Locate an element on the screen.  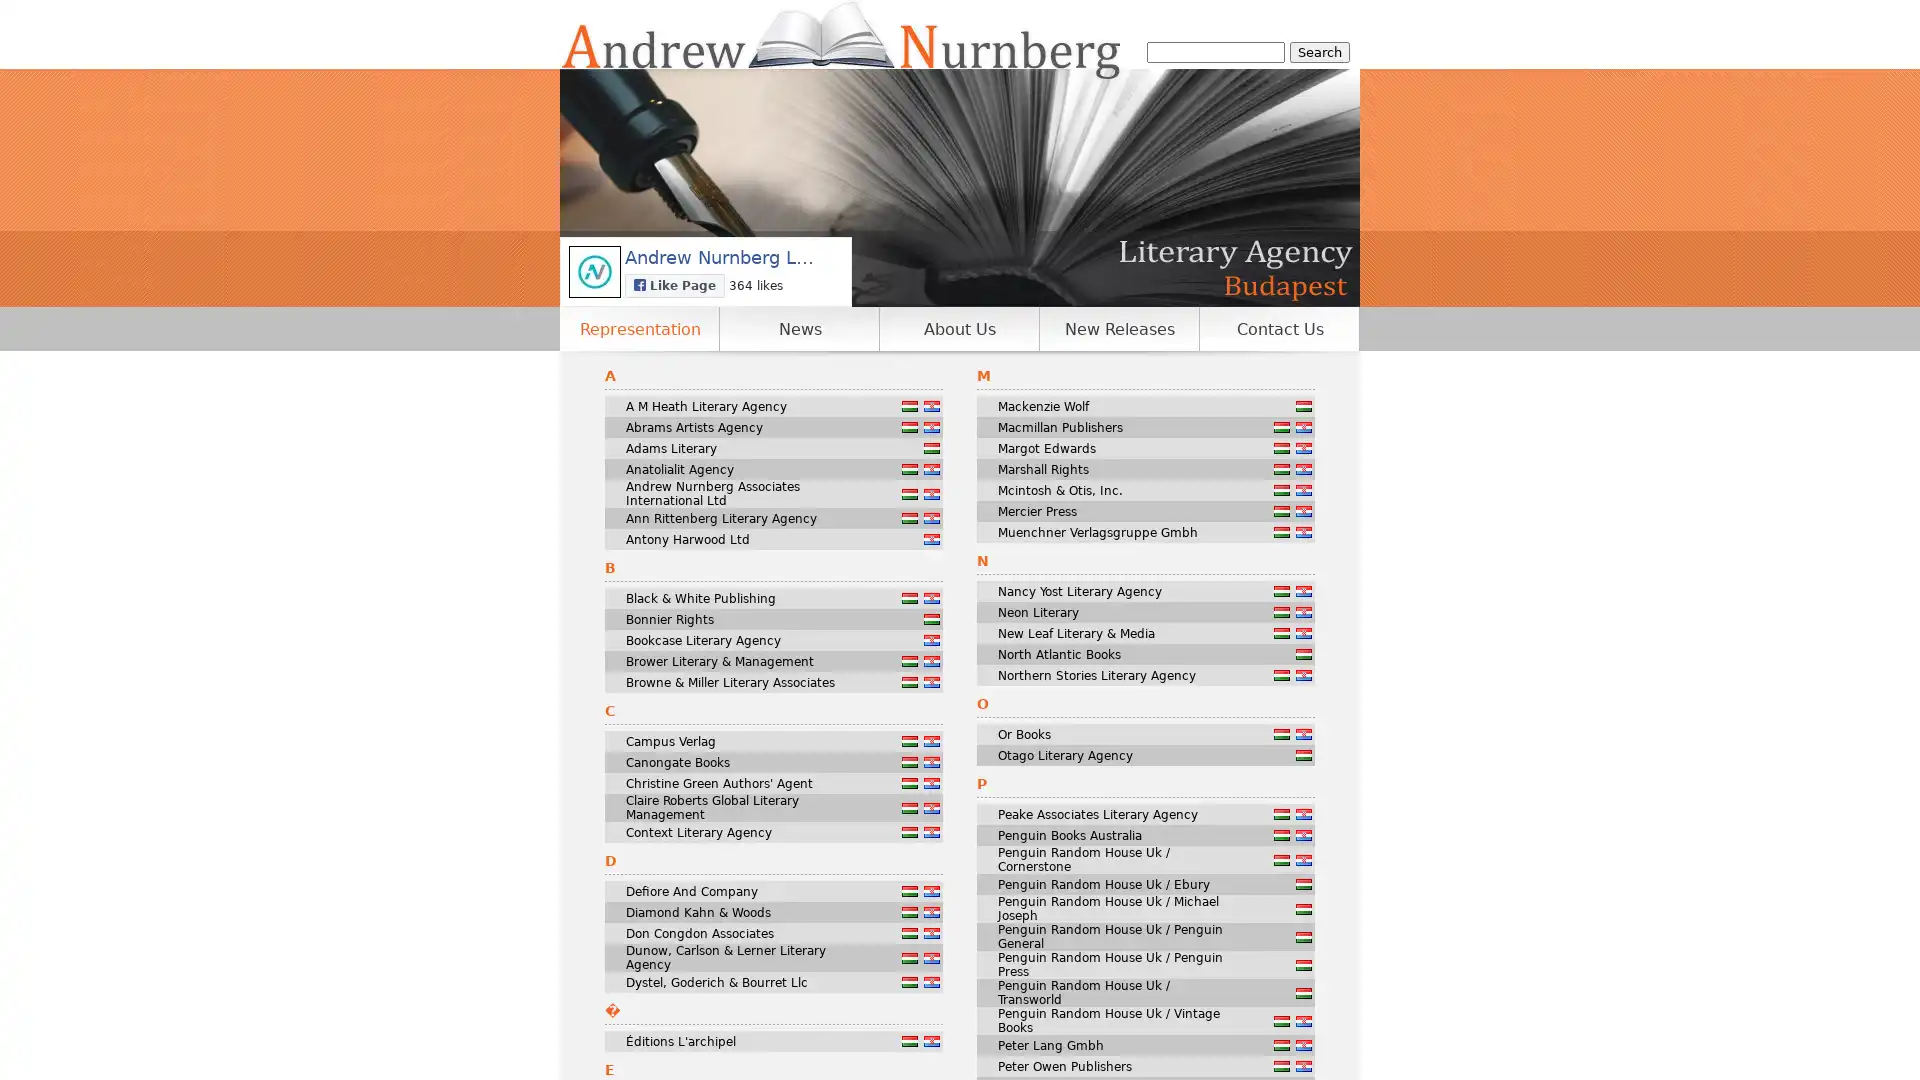
Search is located at coordinates (1320, 51).